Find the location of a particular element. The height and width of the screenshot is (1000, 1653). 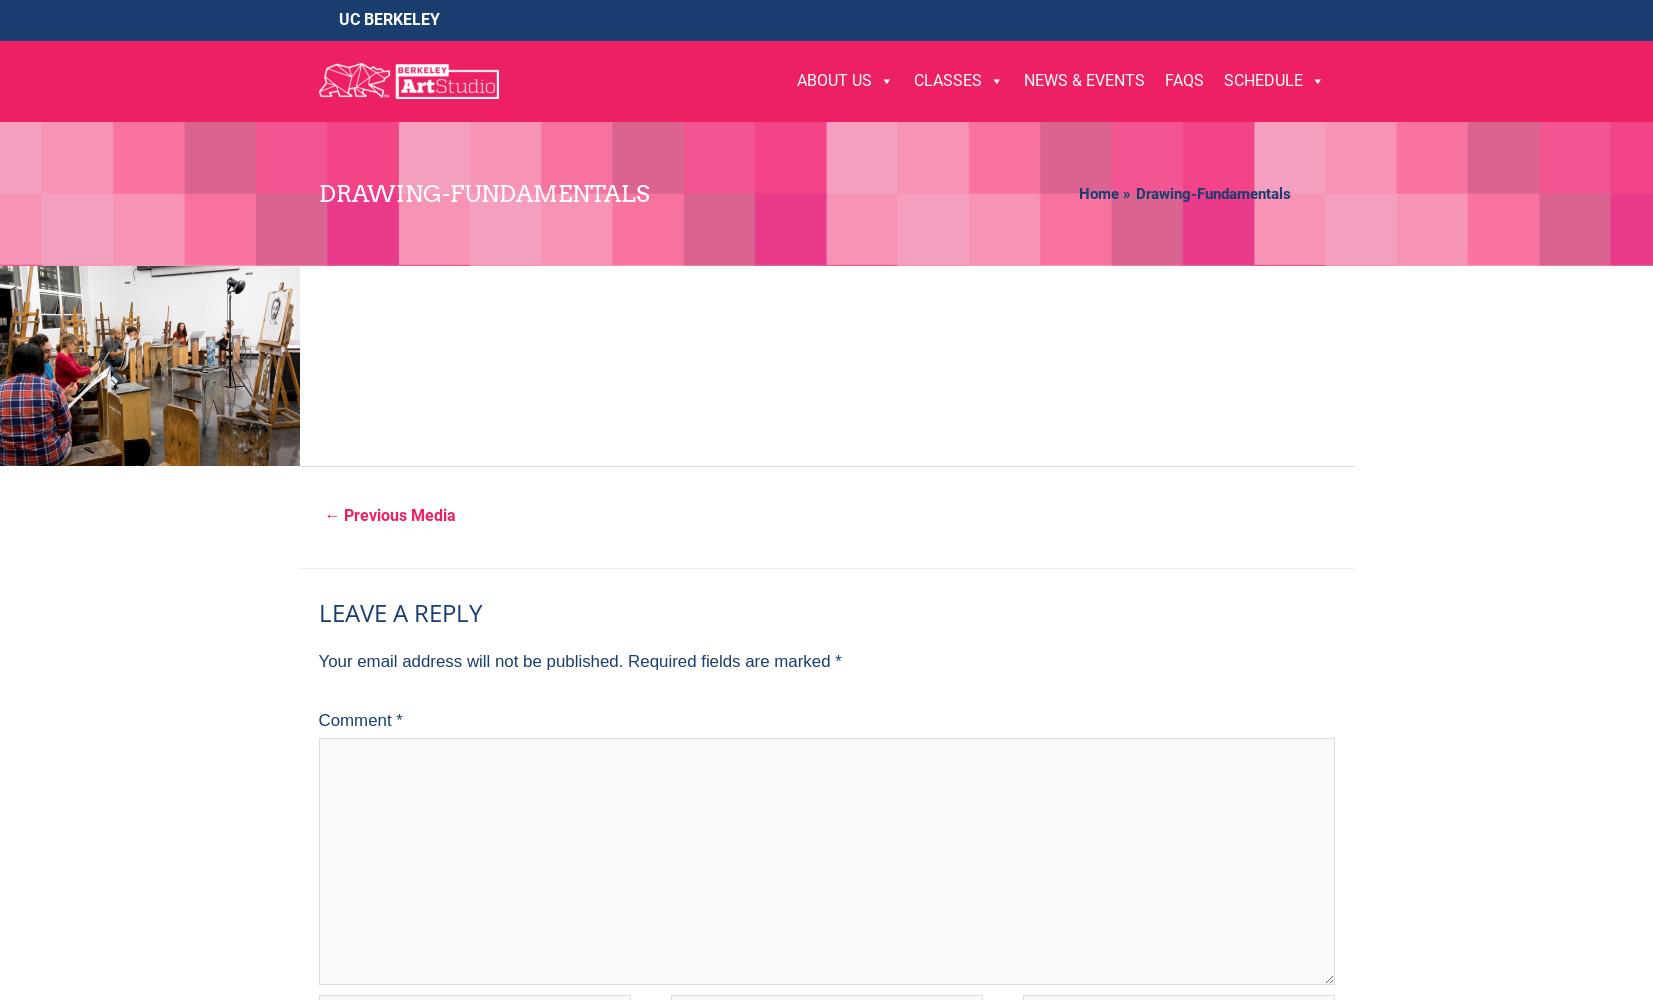

'FAQs' is located at coordinates (1183, 79).